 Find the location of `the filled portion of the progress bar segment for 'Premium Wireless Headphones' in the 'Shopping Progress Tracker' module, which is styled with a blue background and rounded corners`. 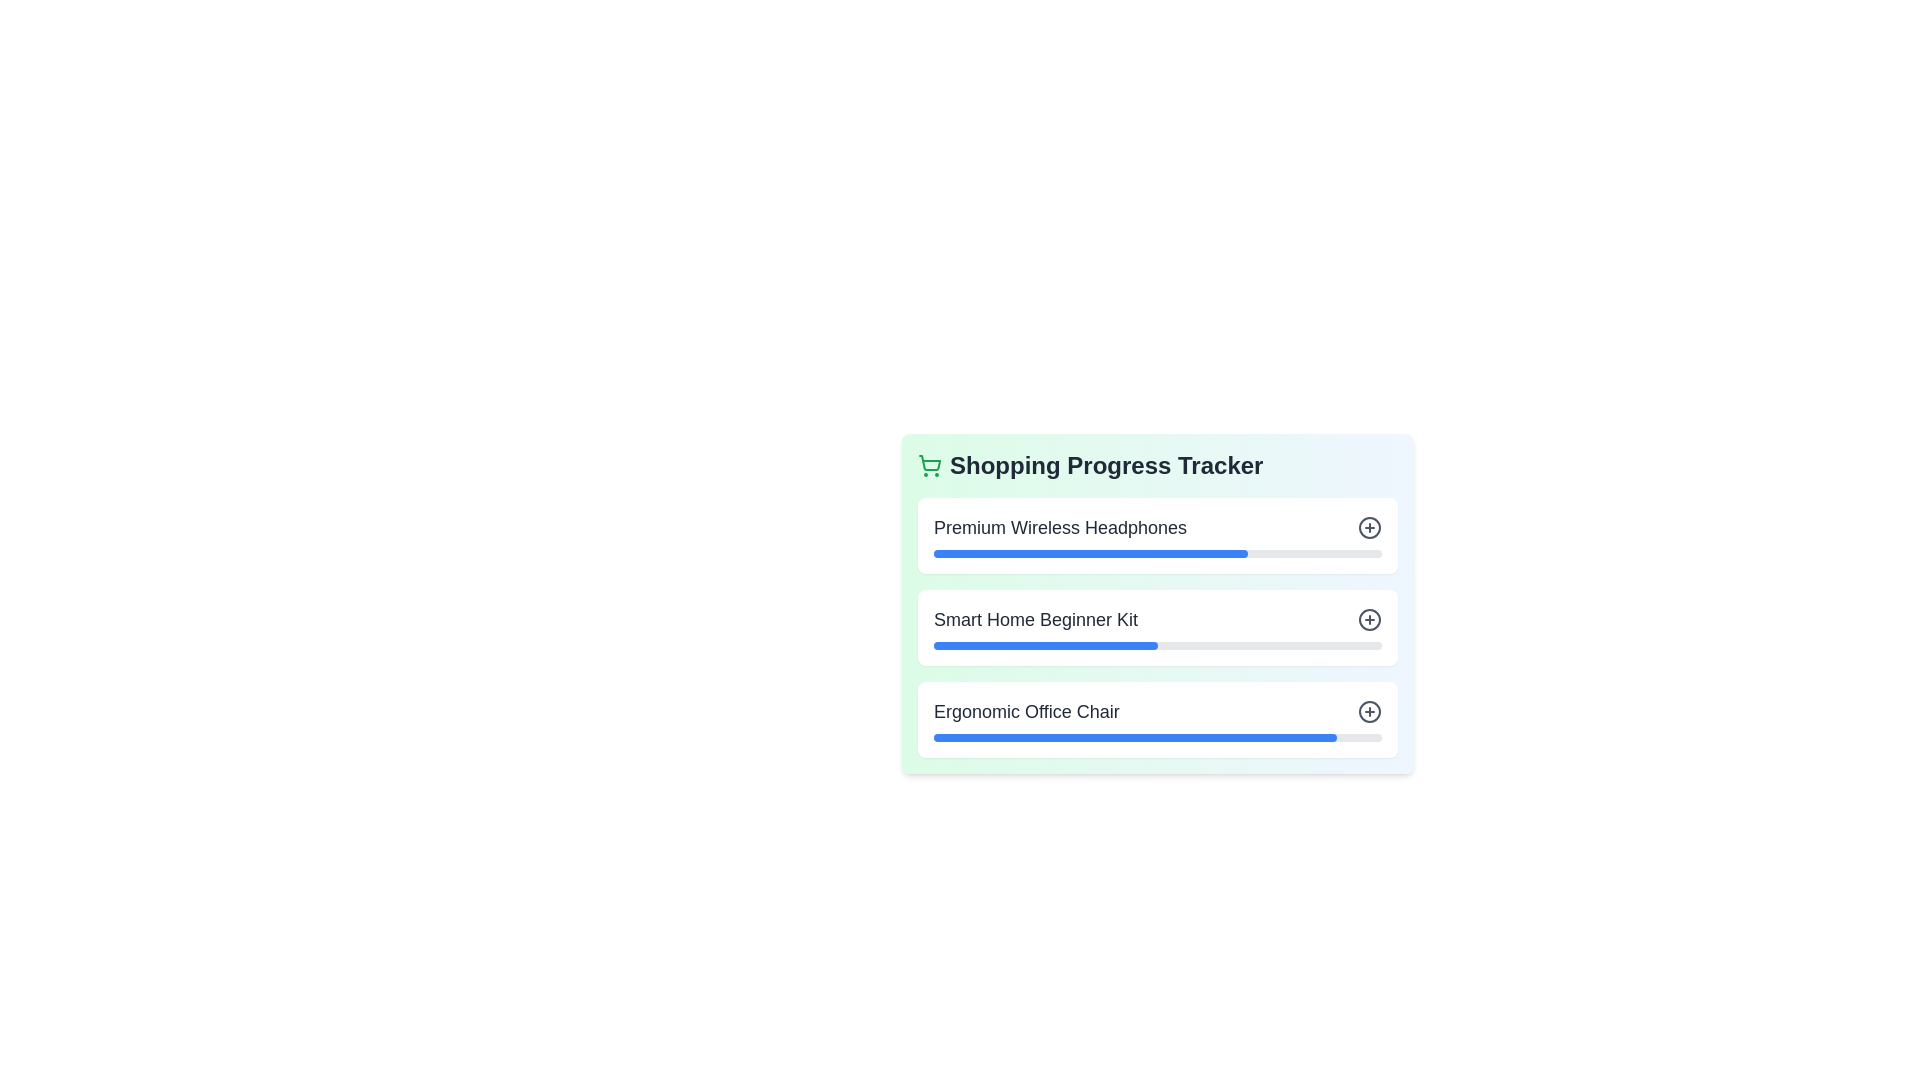

the filled portion of the progress bar segment for 'Premium Wireless Headphones' in the 'Shopping Progress Tracker' module, which is styled with a blue background and rounded corners is located at coordinates (1089, 554).